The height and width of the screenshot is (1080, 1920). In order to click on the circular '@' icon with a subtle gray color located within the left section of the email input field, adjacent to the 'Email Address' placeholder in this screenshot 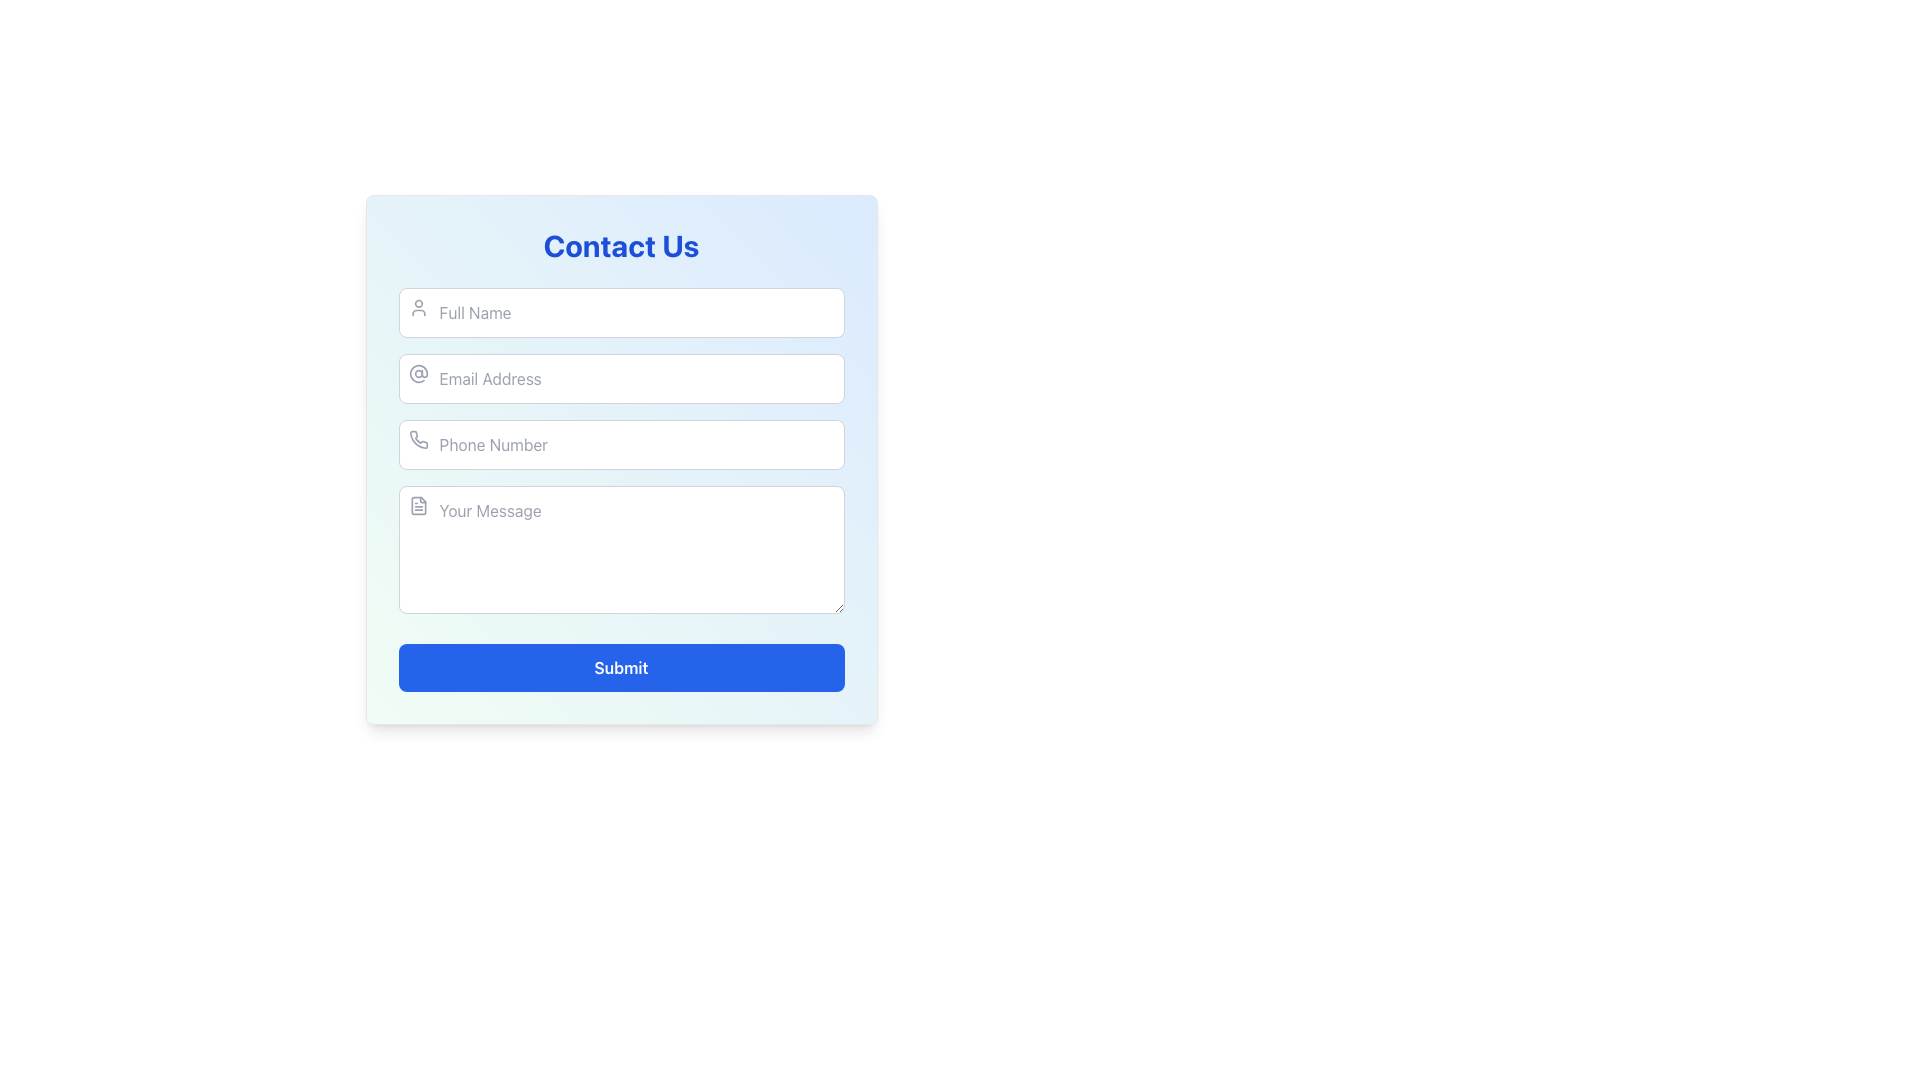, I will do `click(417, 374)`.